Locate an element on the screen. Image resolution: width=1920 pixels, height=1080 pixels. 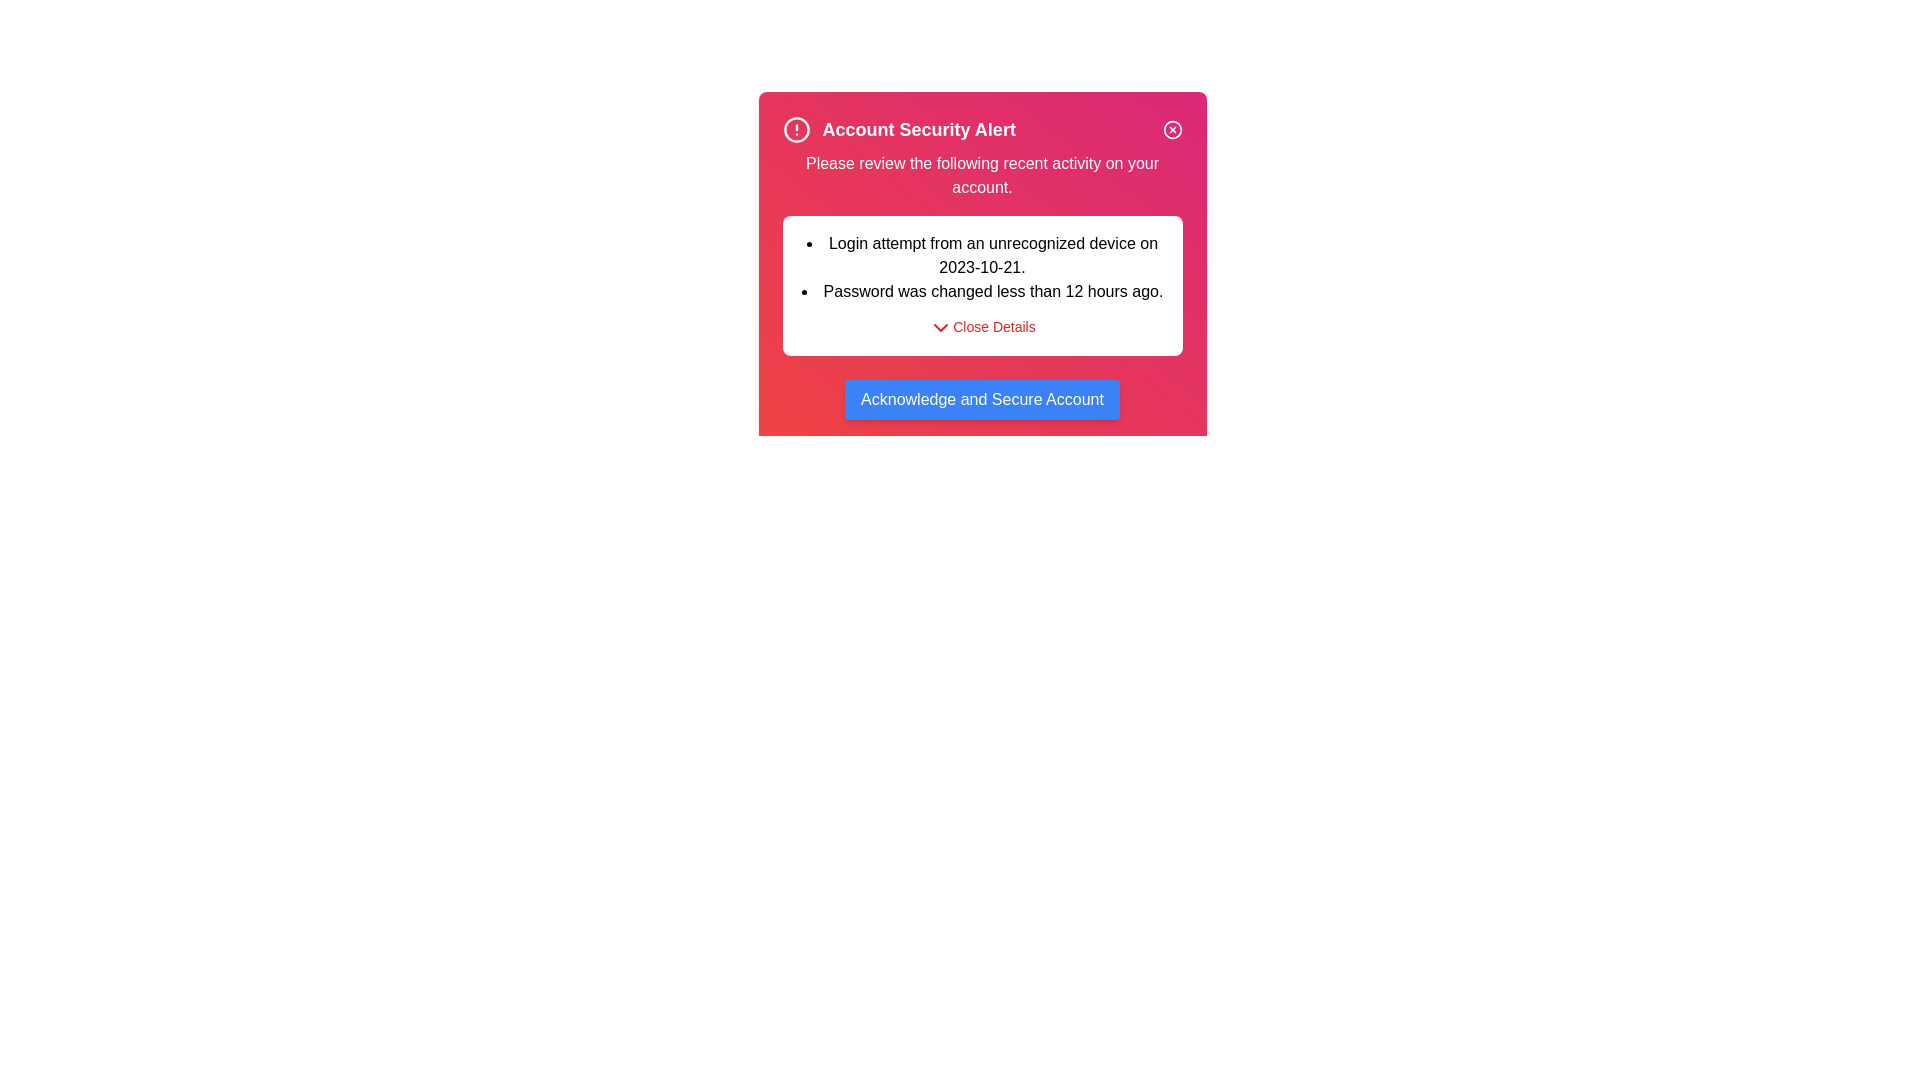
the alert icon located left of the text 'Account Security Alert' at the top of the notification box is located at coordinates (795, 130).